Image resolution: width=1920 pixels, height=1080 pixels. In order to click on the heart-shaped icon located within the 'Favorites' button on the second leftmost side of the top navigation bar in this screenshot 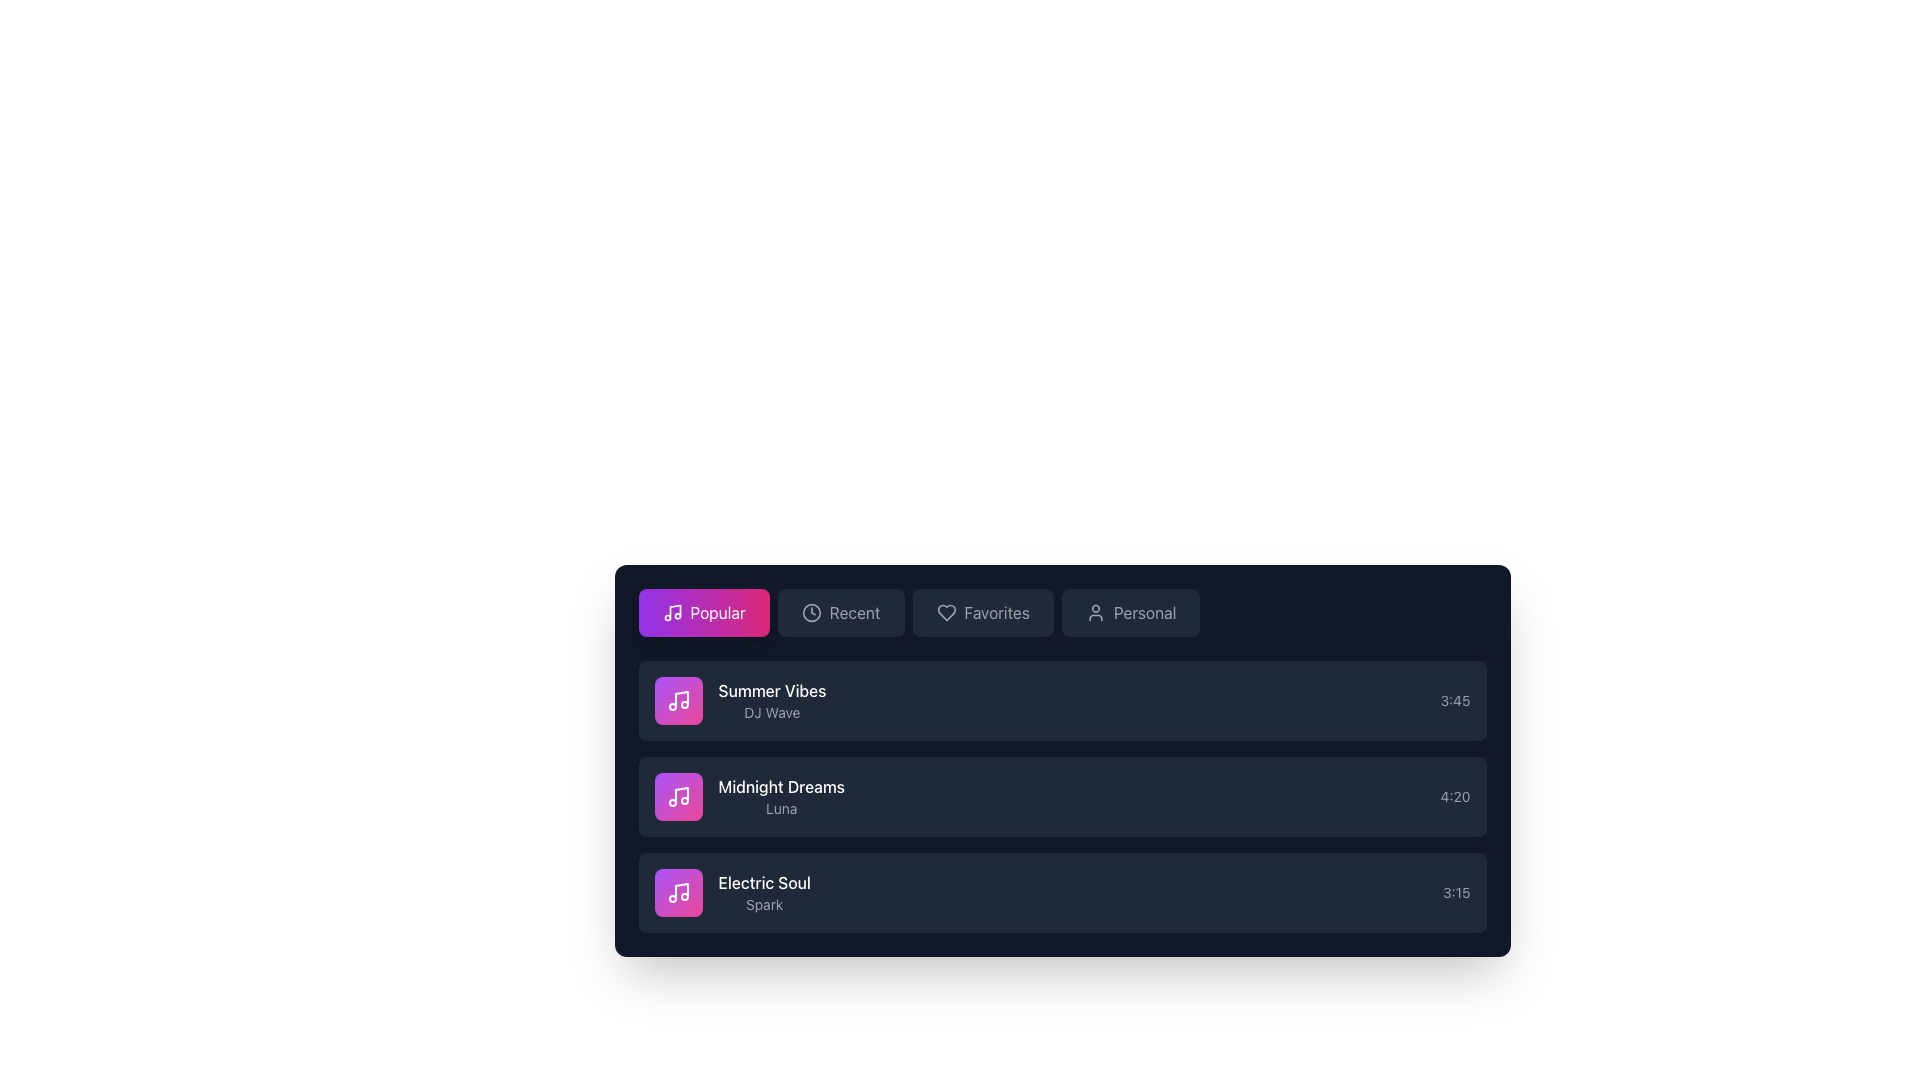, I will do `click(945, 612)`.